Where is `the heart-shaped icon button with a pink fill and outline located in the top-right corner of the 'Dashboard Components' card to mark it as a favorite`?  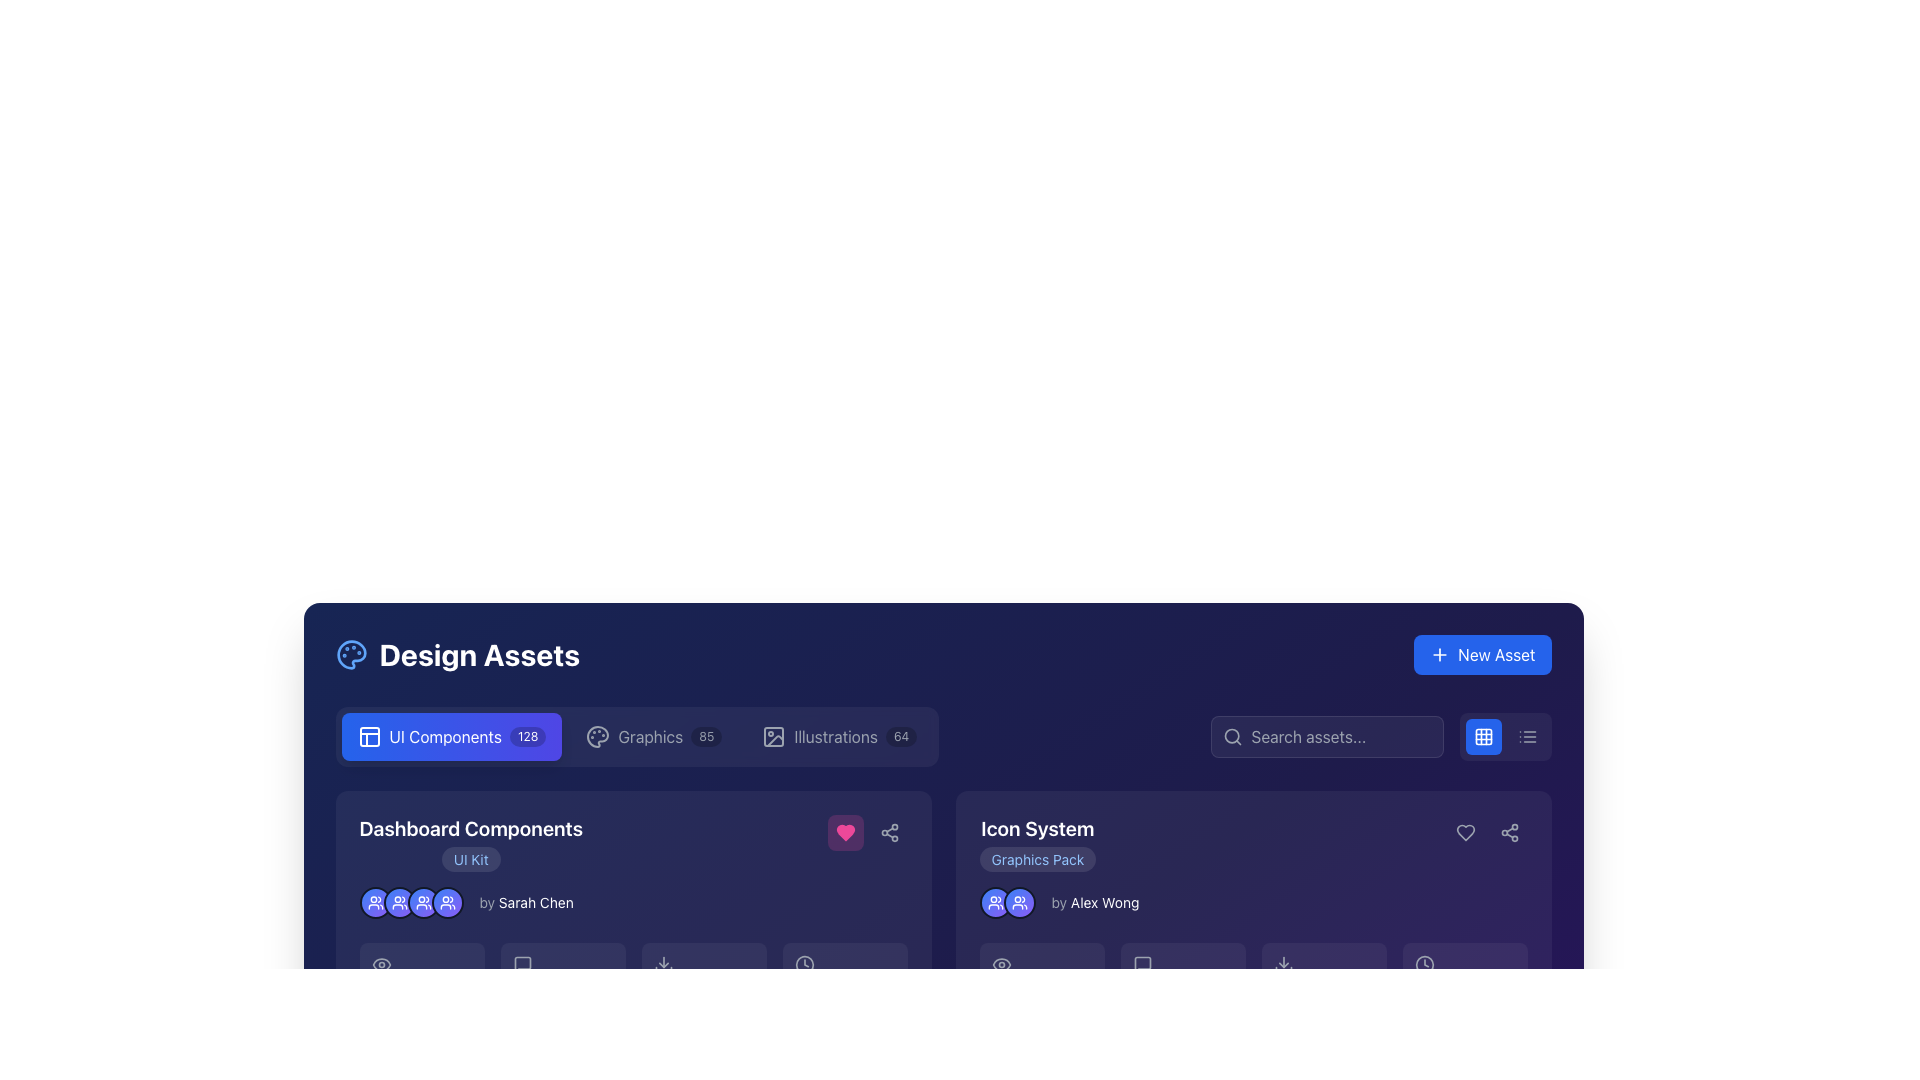 the heart-shaped icon button with a pink fill and outline located in the top-right corner of the 'Dashboard Components' card to mark it as a favorite is located at coordinates (845, 833).